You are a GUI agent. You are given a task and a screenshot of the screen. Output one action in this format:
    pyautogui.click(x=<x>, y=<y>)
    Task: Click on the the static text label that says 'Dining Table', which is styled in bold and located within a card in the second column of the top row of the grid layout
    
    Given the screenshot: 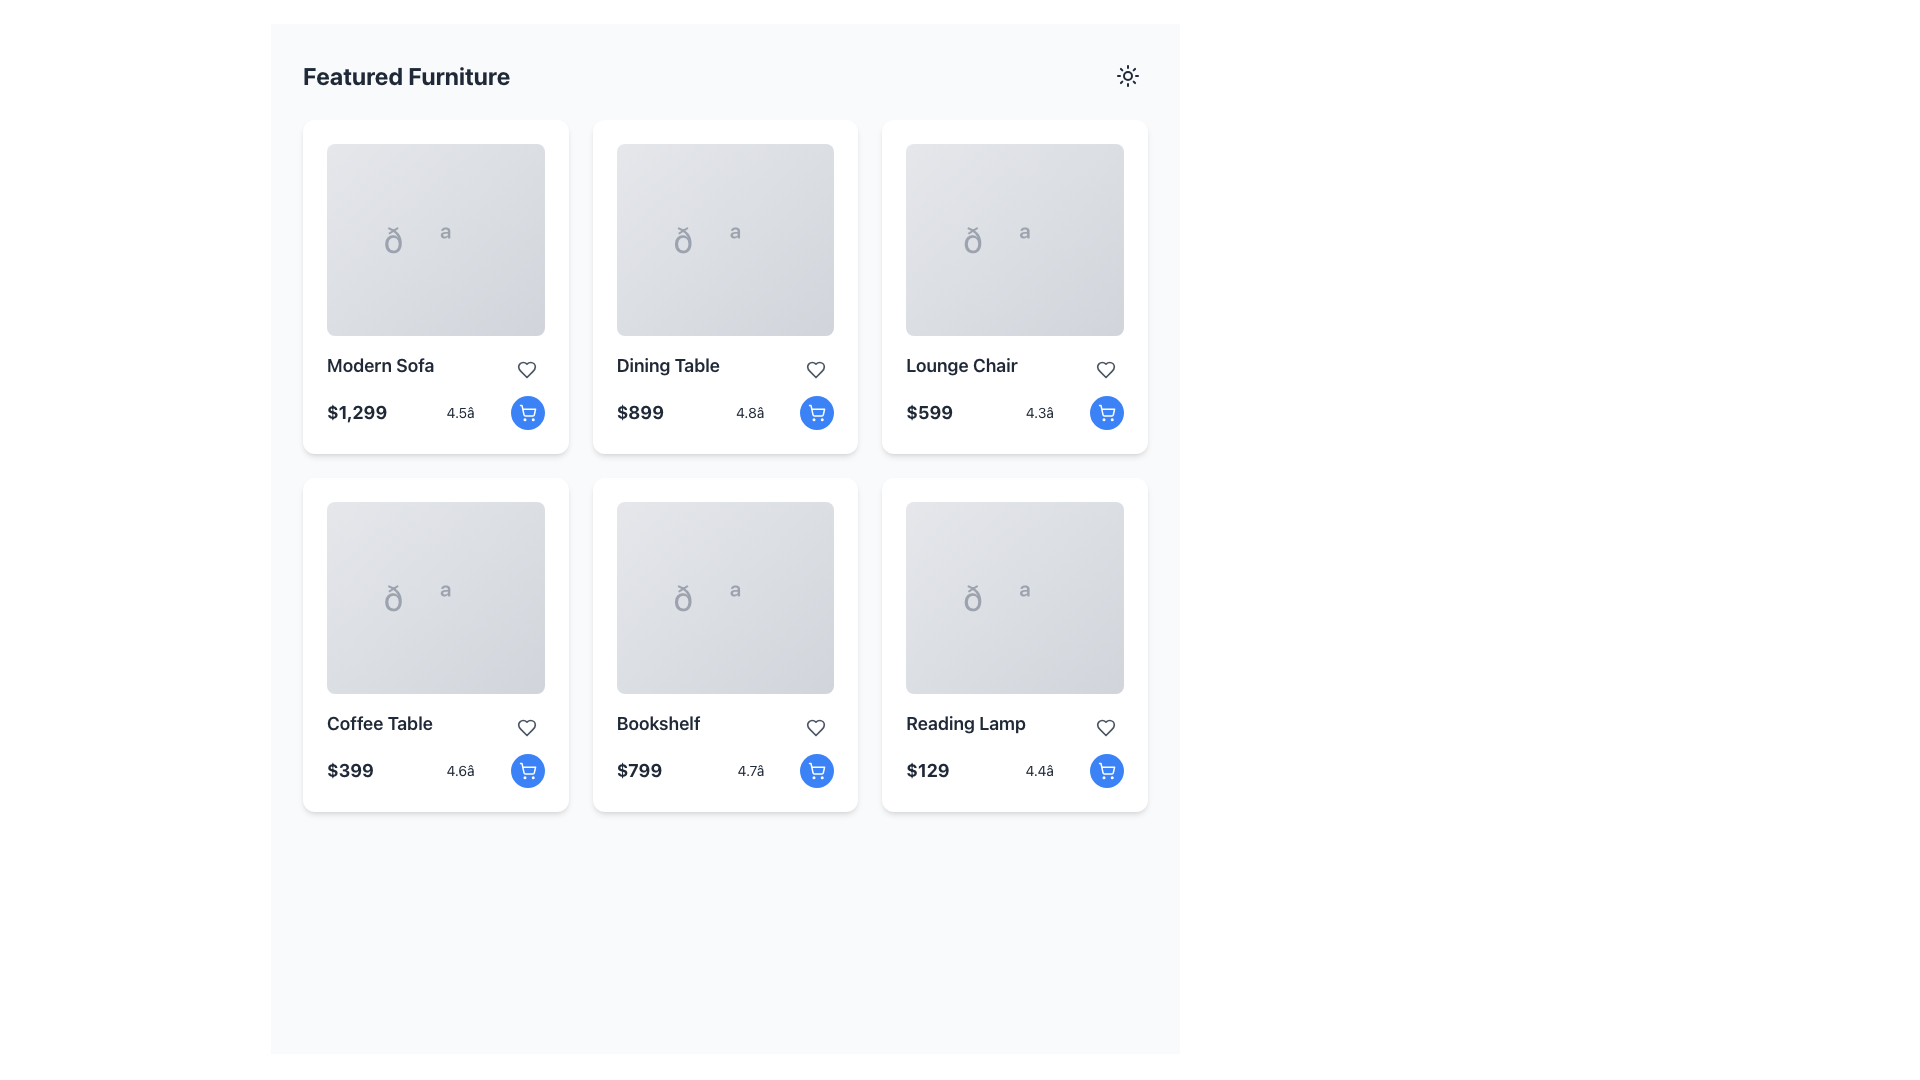 What is the action you would take?
    pyautogui.click(x=668, y=366)
    